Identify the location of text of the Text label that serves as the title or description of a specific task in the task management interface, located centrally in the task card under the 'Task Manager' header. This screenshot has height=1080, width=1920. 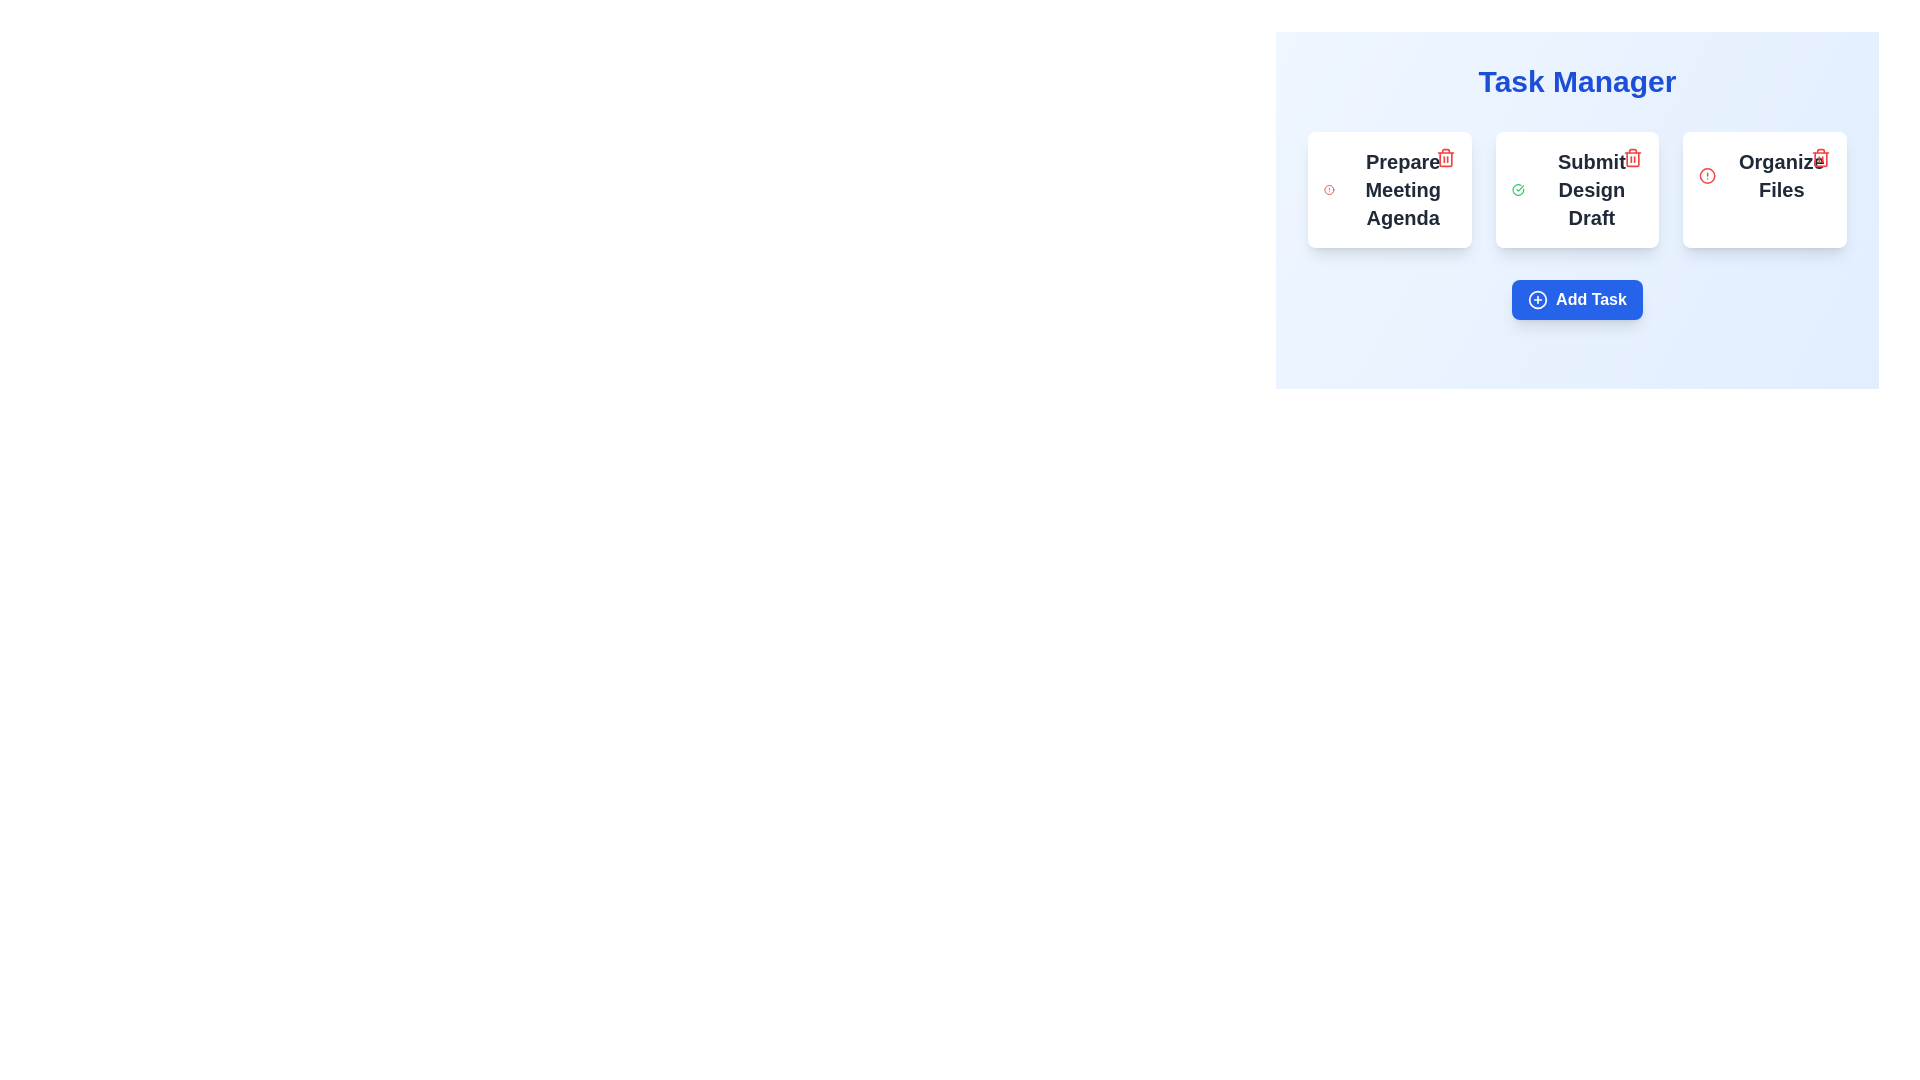
(1590, 189).